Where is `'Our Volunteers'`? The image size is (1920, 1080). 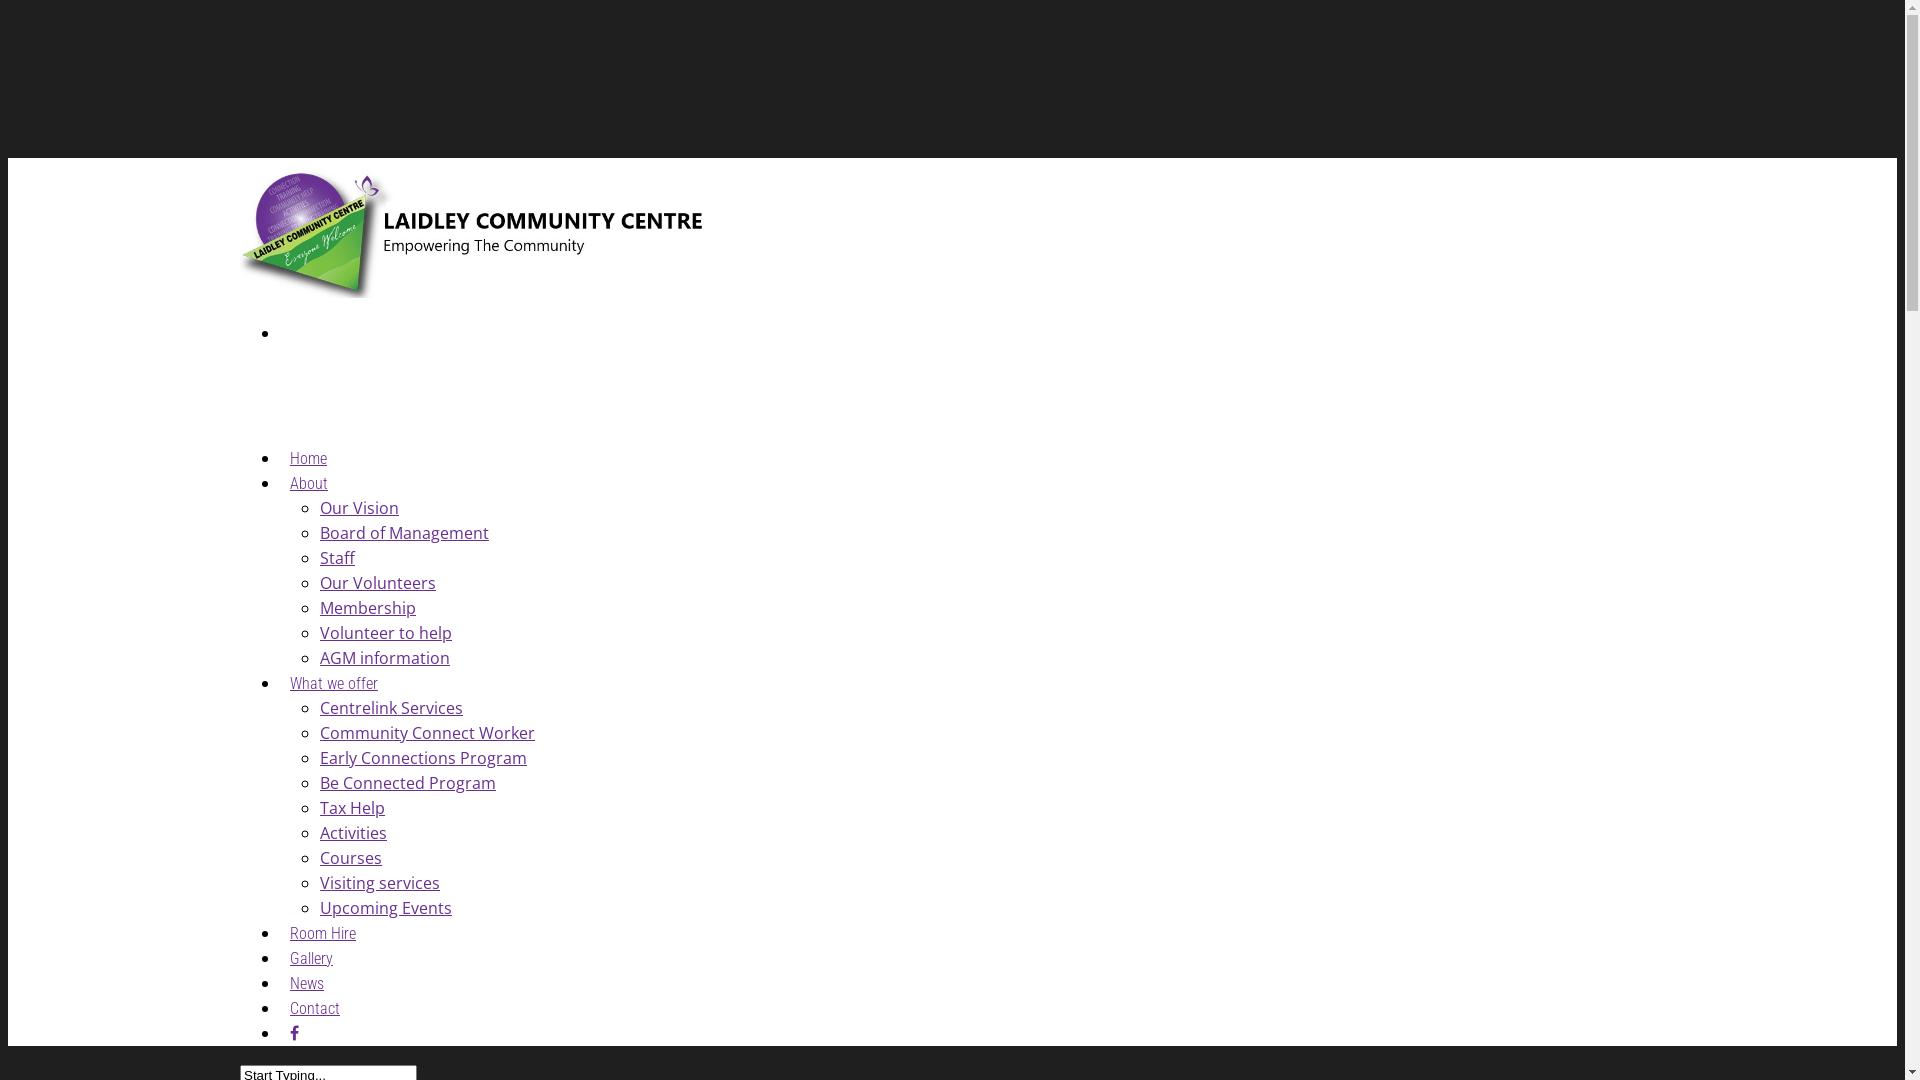 'Our Volunteers' is located at coordinates (378, 582).